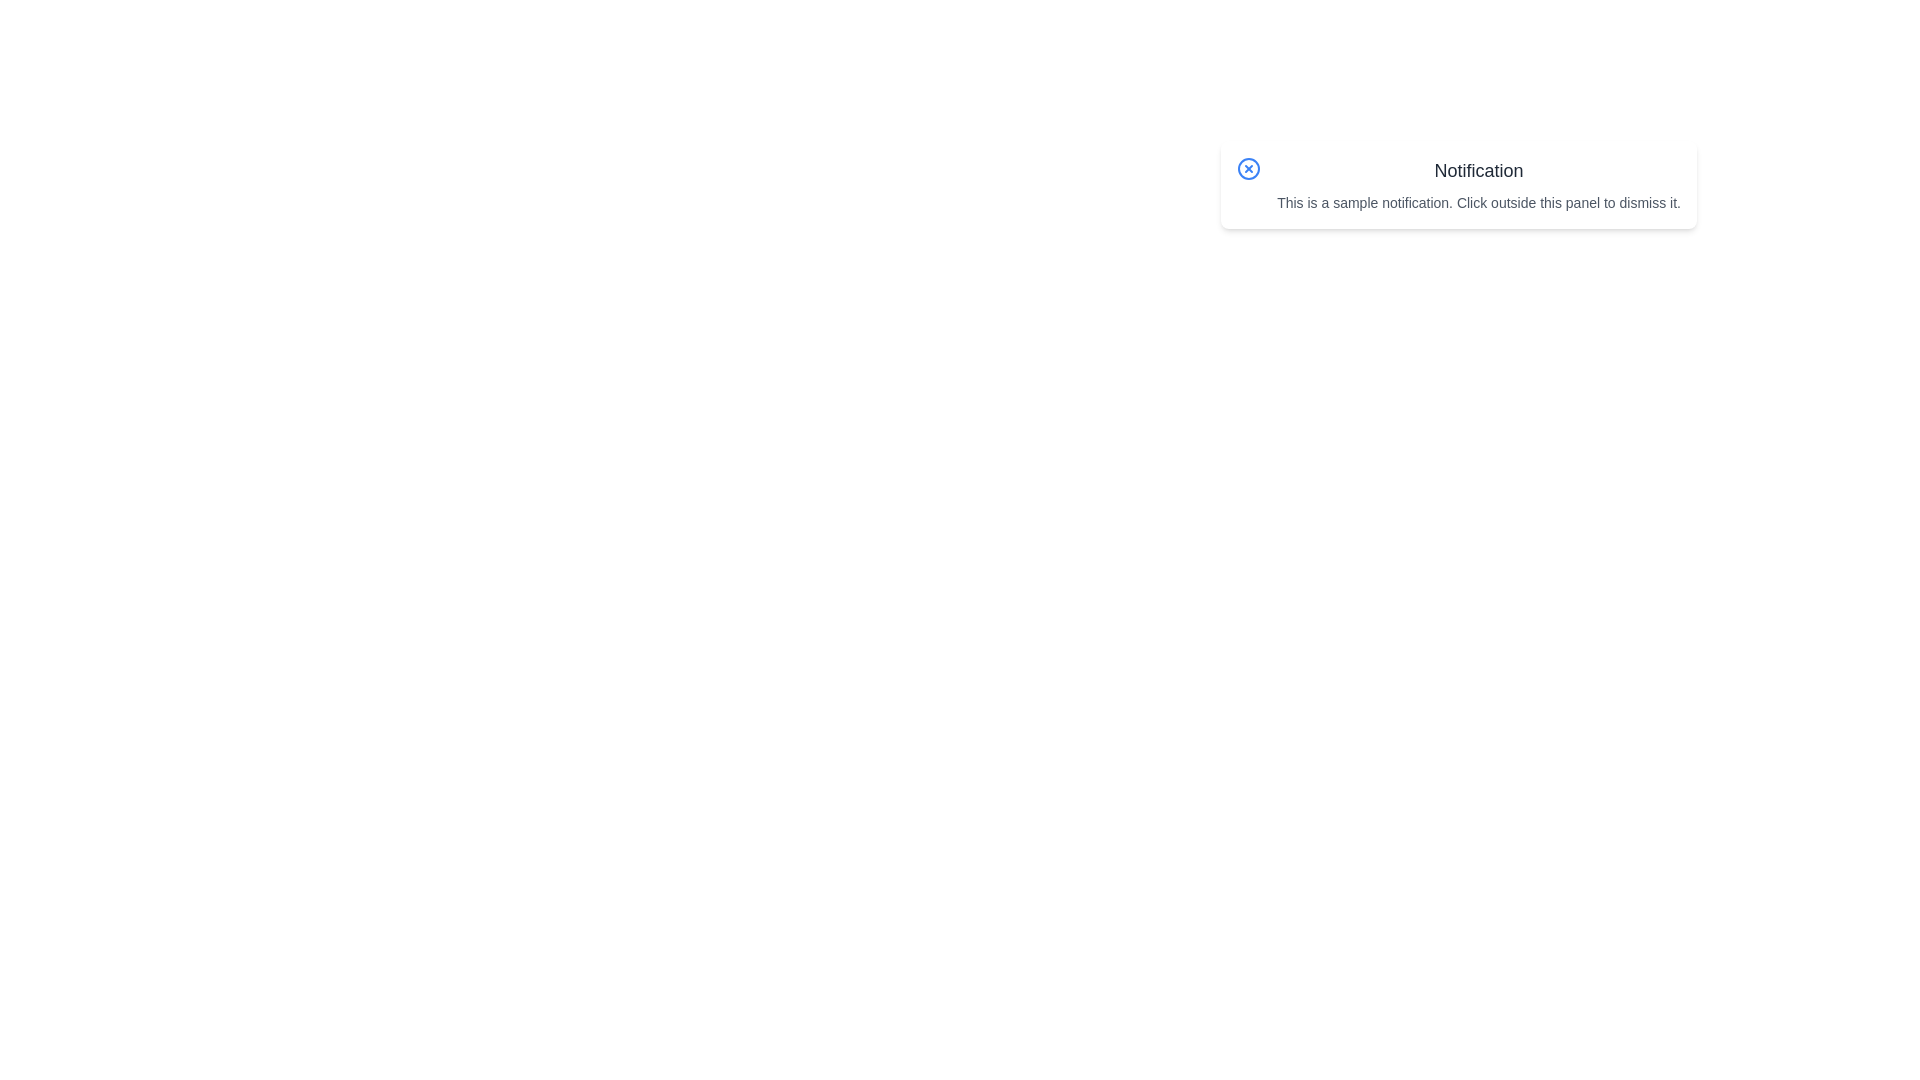  Describe the element at coordinates (1248, 168) in the screenshot. I see `the circular button-icon with a blue border and 'X' symbol located on the left side of the notification panel near the title 'Notification'` at that location.